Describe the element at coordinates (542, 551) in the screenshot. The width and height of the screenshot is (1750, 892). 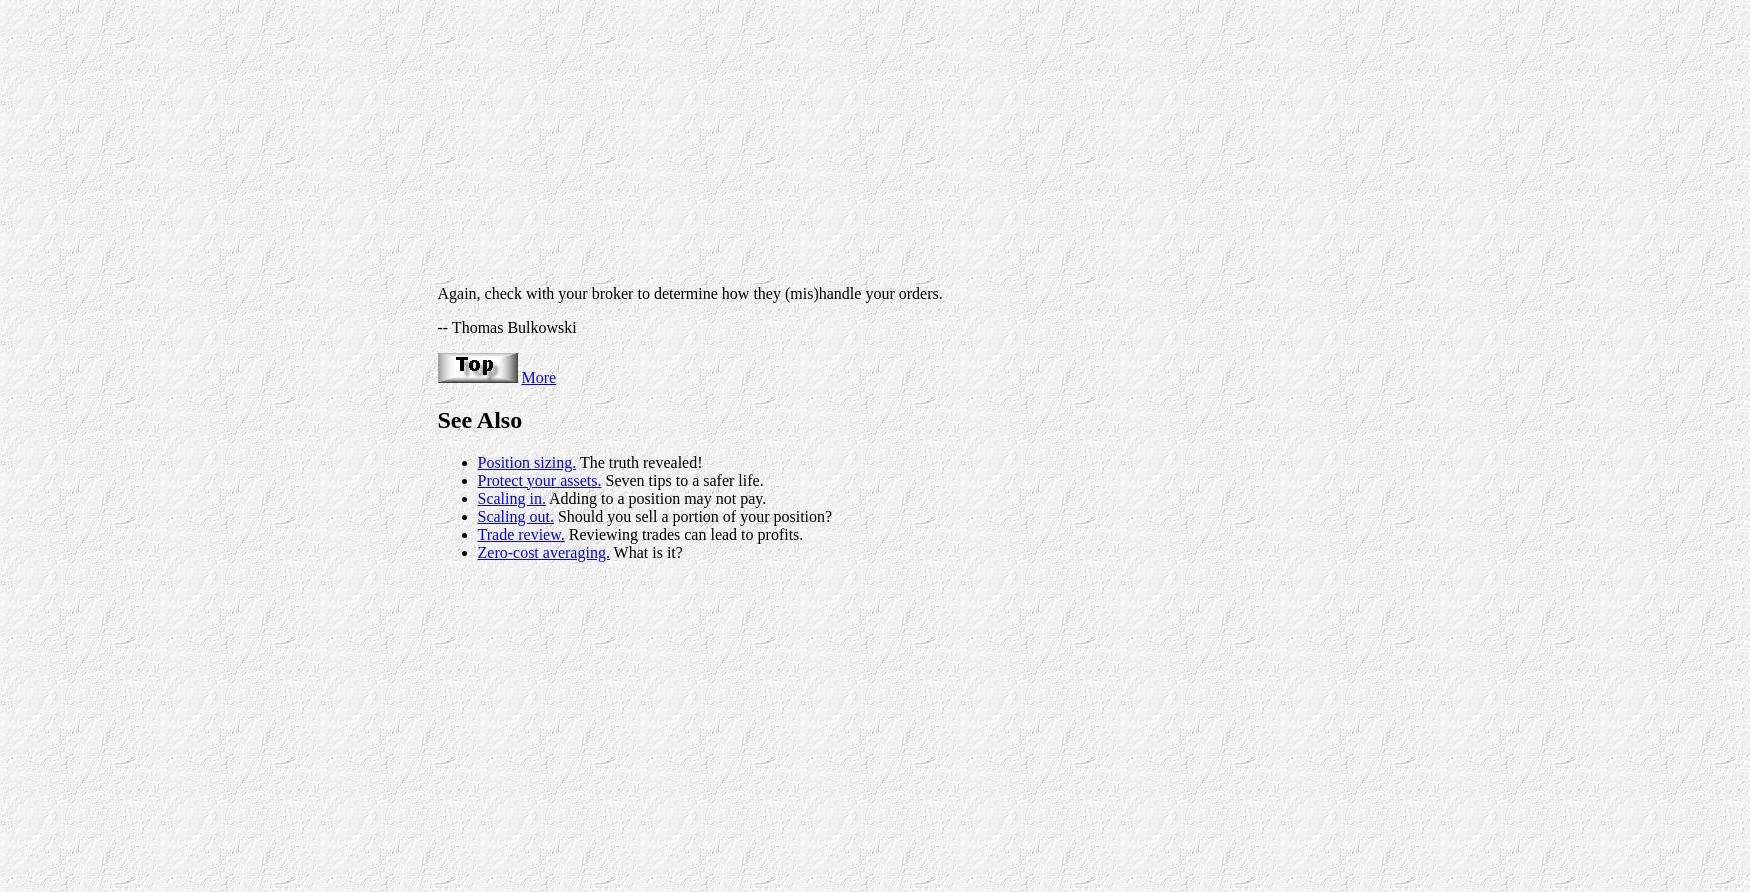
I see `'Zero-cost averaging.'` at that location.